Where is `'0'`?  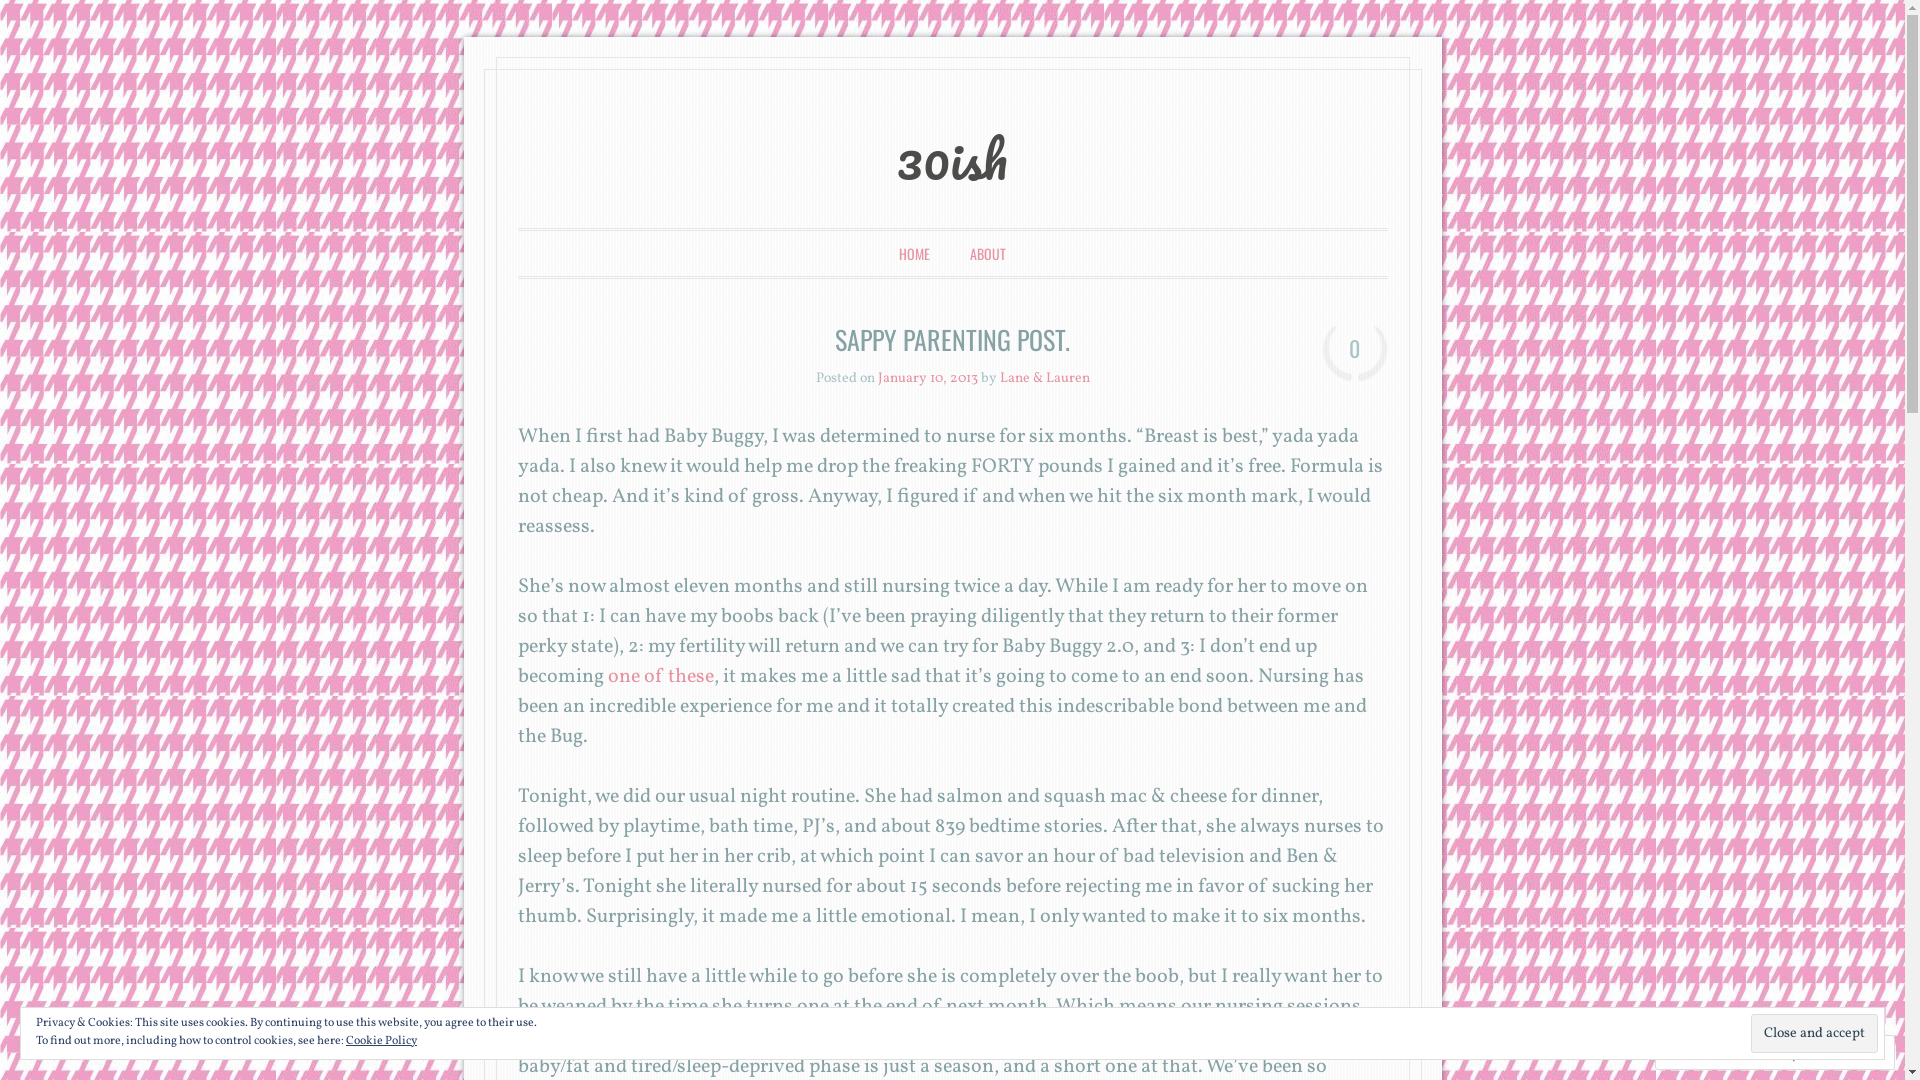
'0' is located at coordinates (1354, 352).